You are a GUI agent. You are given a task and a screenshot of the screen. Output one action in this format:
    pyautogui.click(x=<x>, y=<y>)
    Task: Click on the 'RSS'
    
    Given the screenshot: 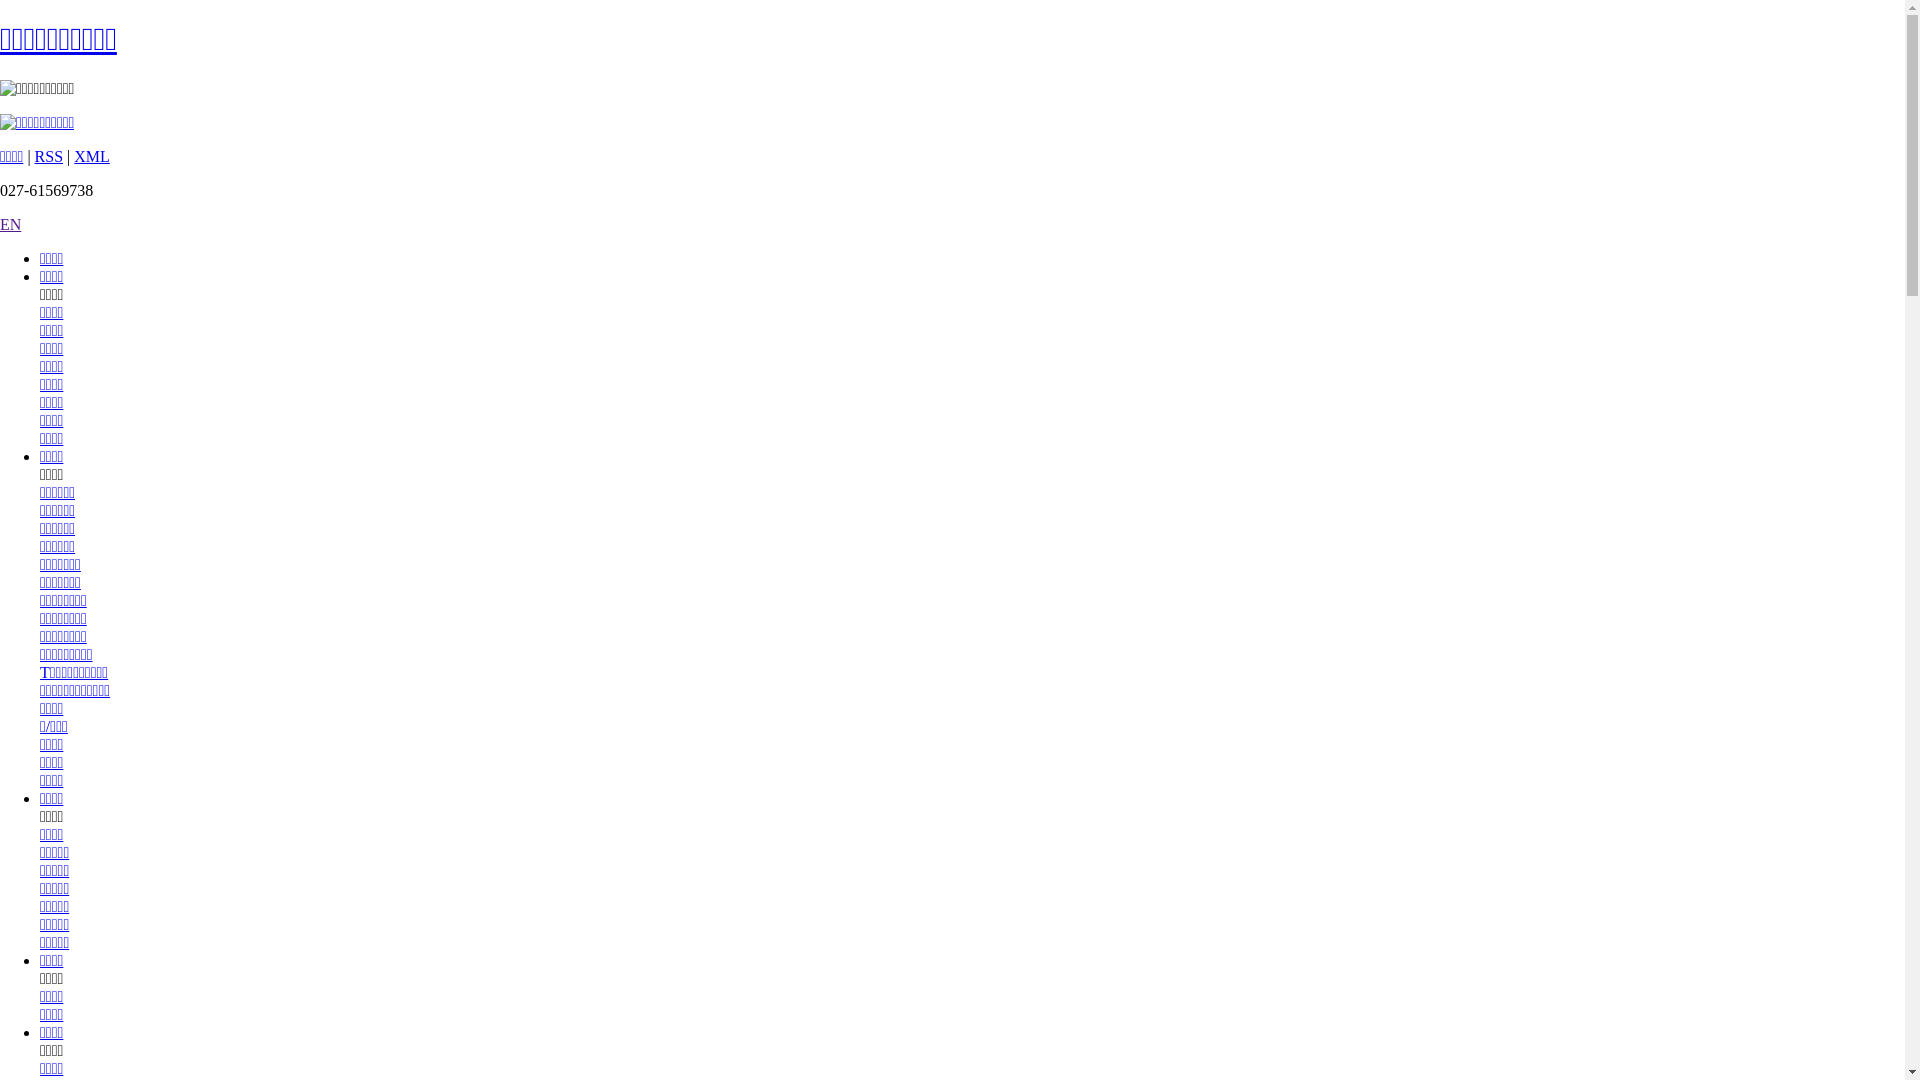 What is the action you would take?
    pyautogui.click(x=48, y=155)
    